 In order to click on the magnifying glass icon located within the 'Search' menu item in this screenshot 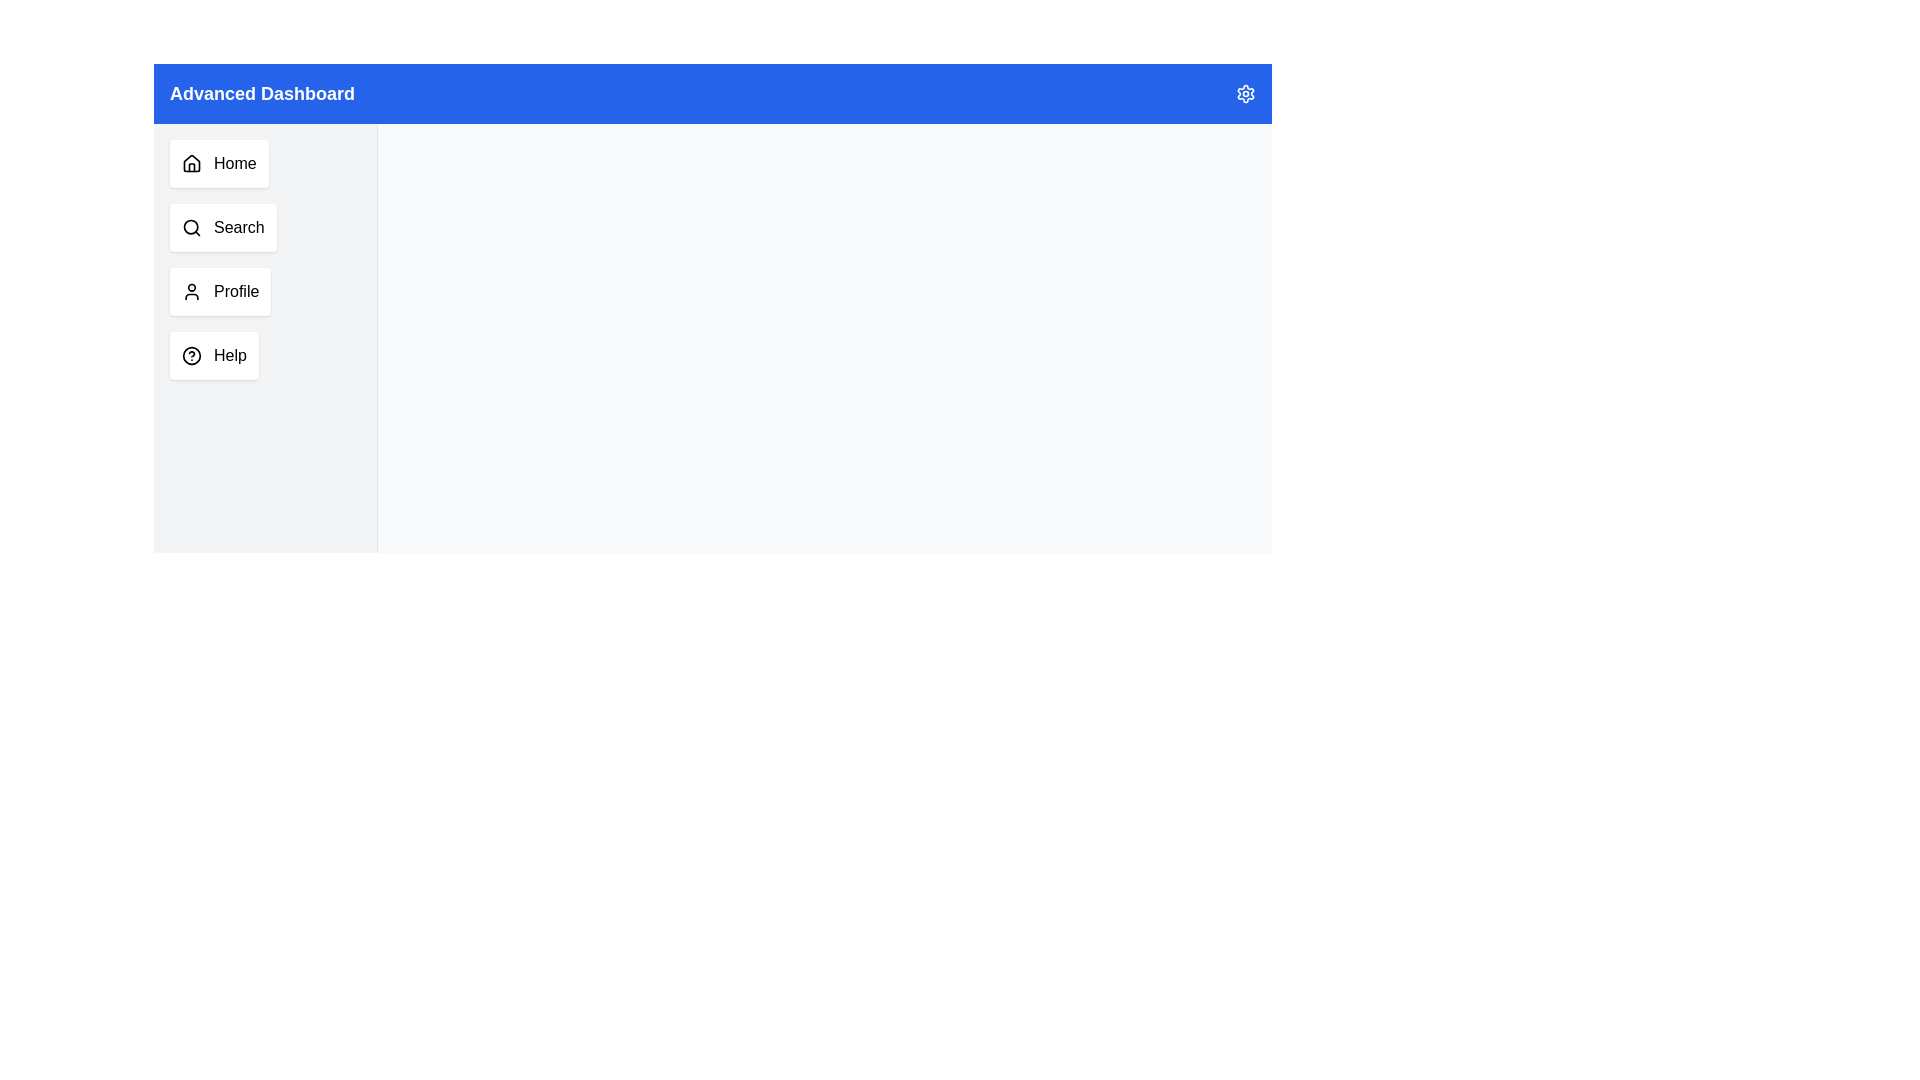, I will do `click(192, 226)`.